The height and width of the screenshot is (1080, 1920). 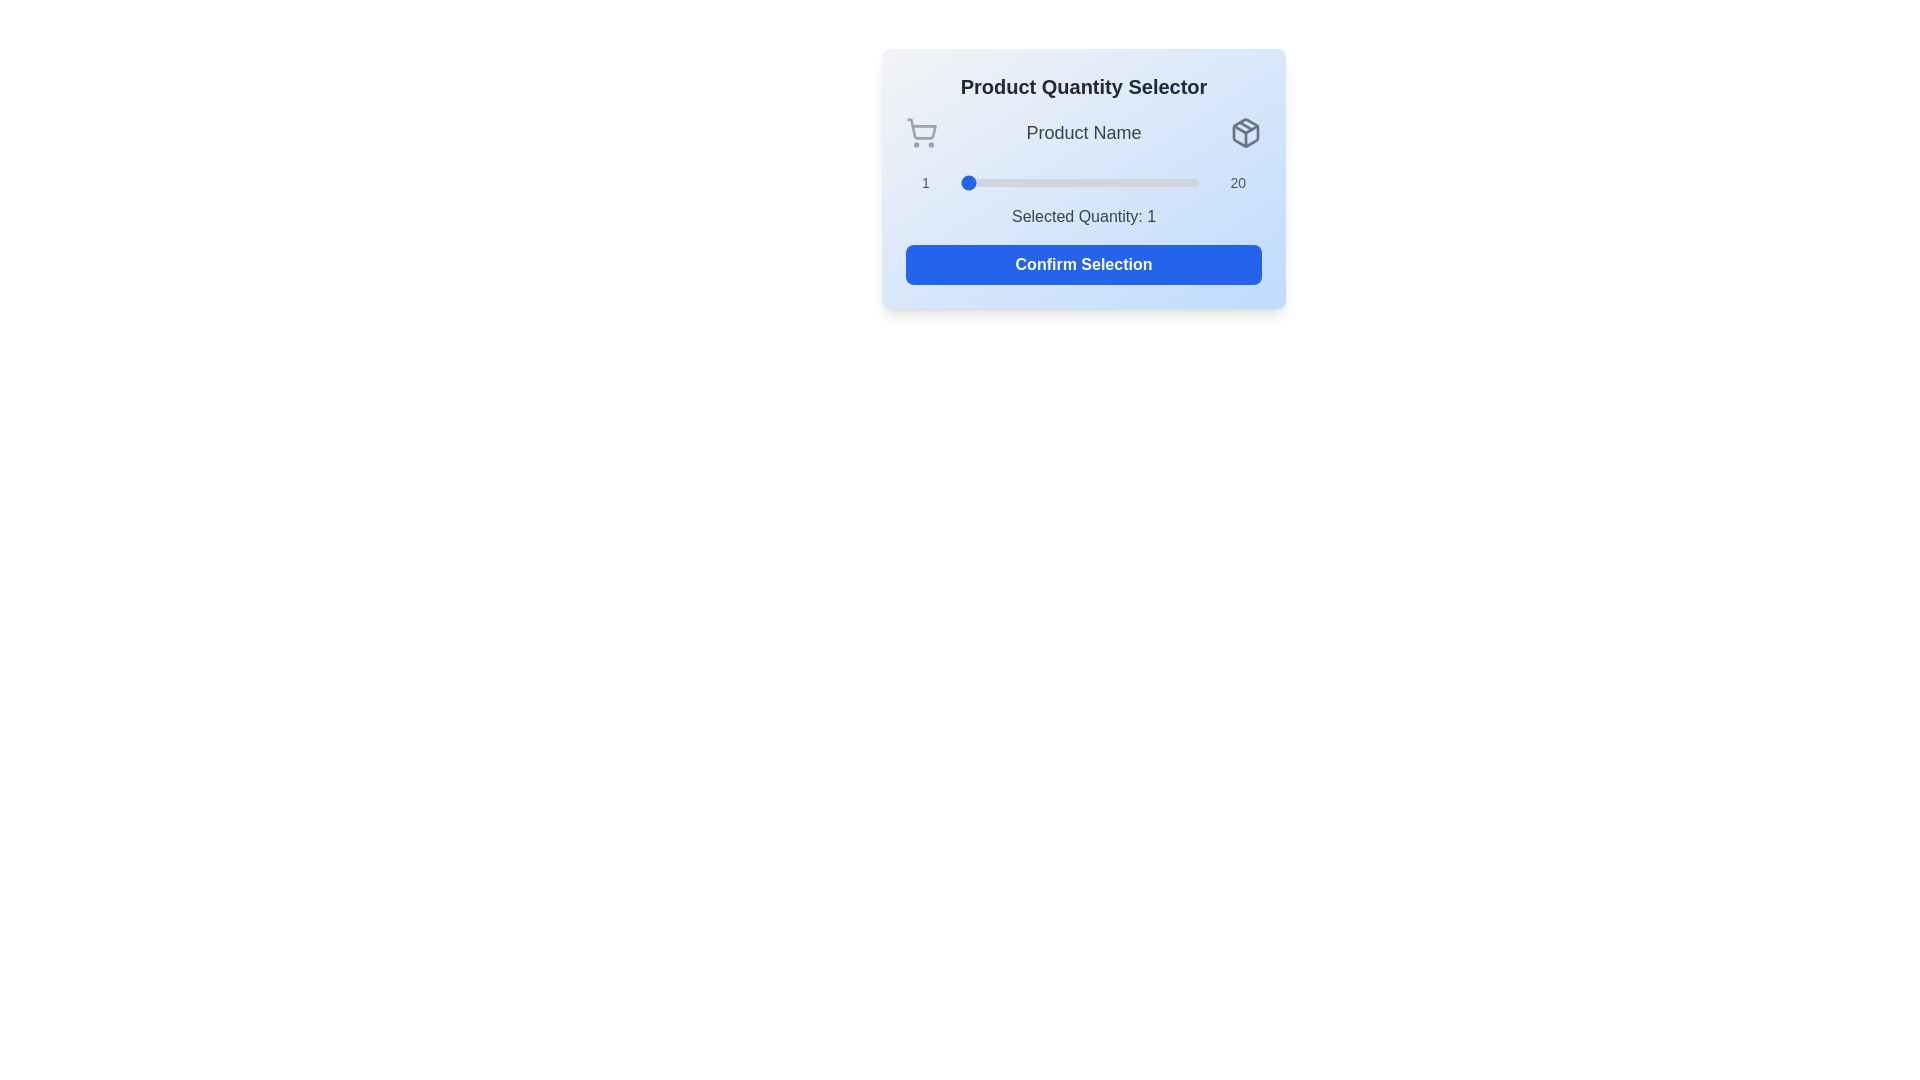 I want to click on the package icon, so click(x=1245, y=132).